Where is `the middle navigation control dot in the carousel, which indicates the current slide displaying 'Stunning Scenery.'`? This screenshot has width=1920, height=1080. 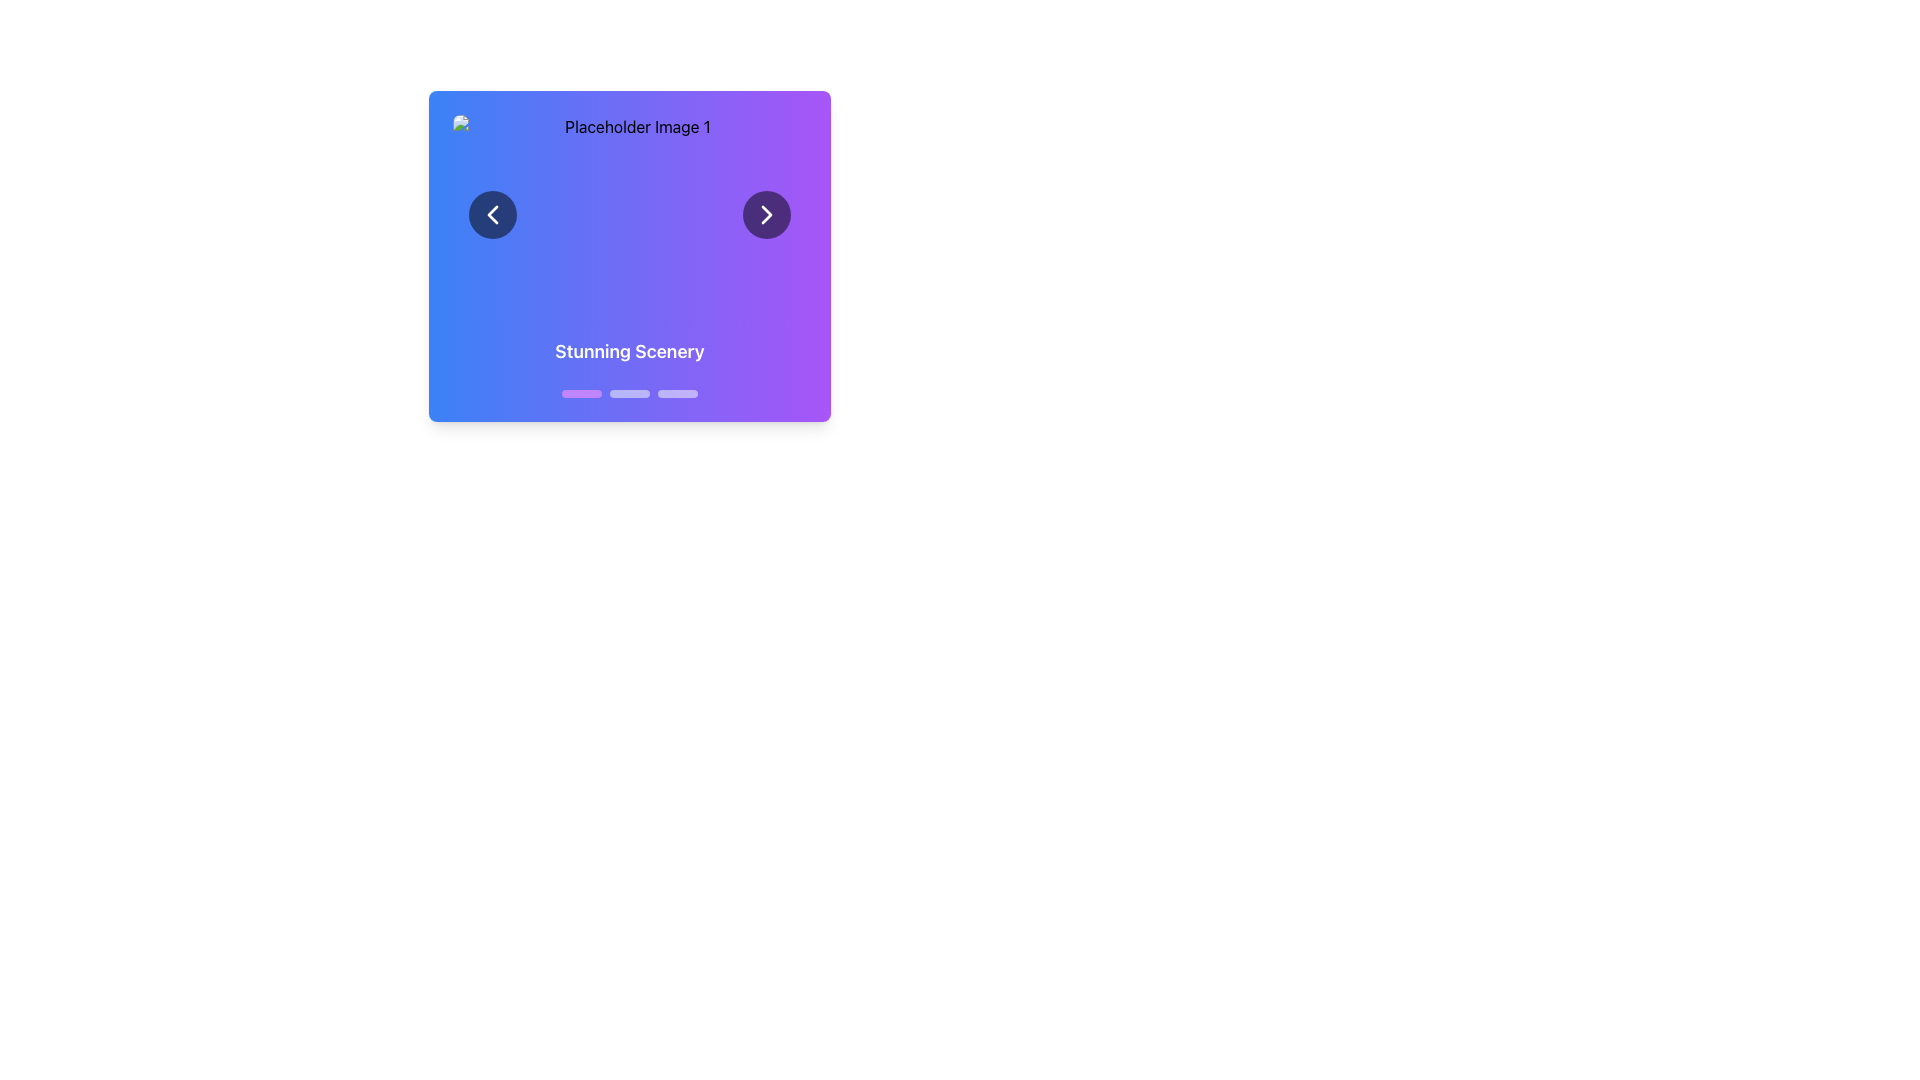 the middle navigation control dot in the carousel, which indicates the current slide displaying 'Stunning Scenery.' is located at coordinates (628, 393).